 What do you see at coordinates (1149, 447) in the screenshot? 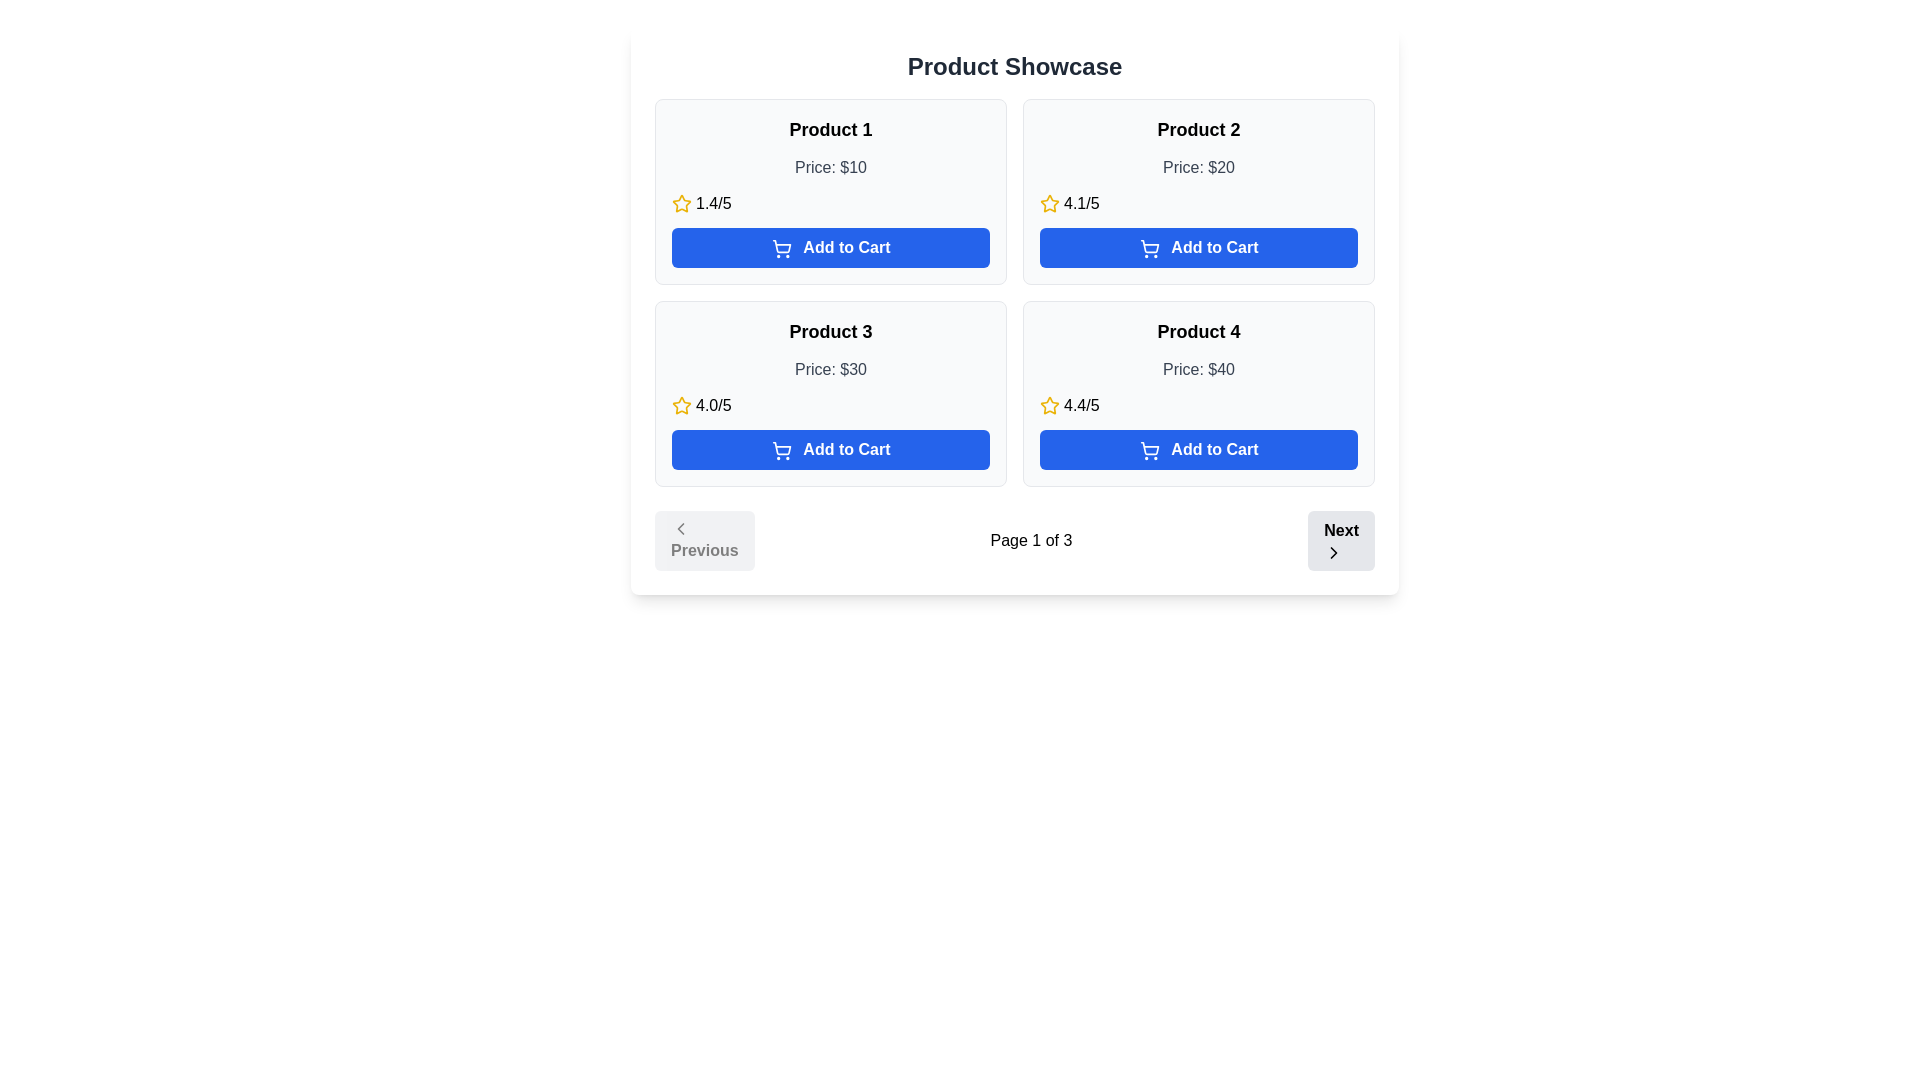
I see `the 'Add to Cart' vector graphic icon located at the bottom-right corner of the 'Product 4' card, which visually represents the 'Add to Cart' functionality` at bounding box center [1149, 447].